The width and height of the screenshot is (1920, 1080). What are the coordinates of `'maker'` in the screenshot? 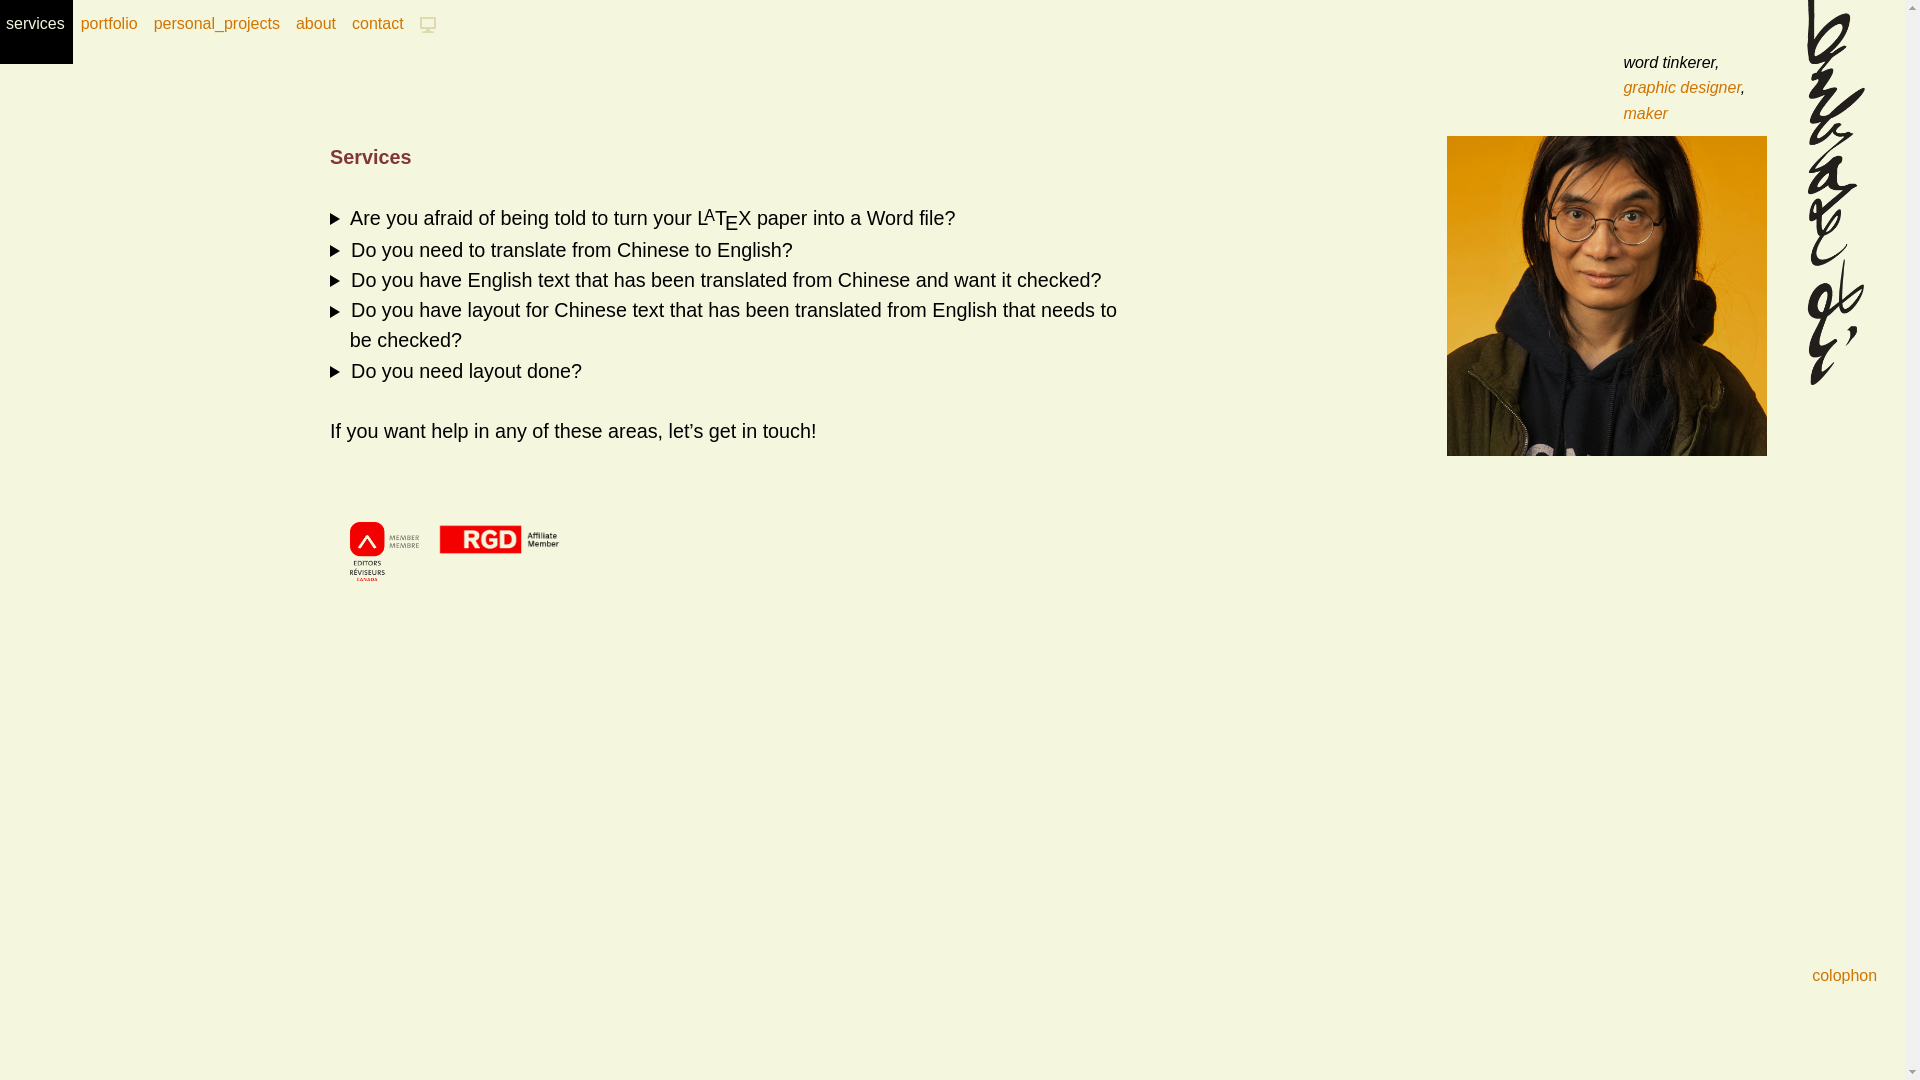 It's located at (1645, 113).